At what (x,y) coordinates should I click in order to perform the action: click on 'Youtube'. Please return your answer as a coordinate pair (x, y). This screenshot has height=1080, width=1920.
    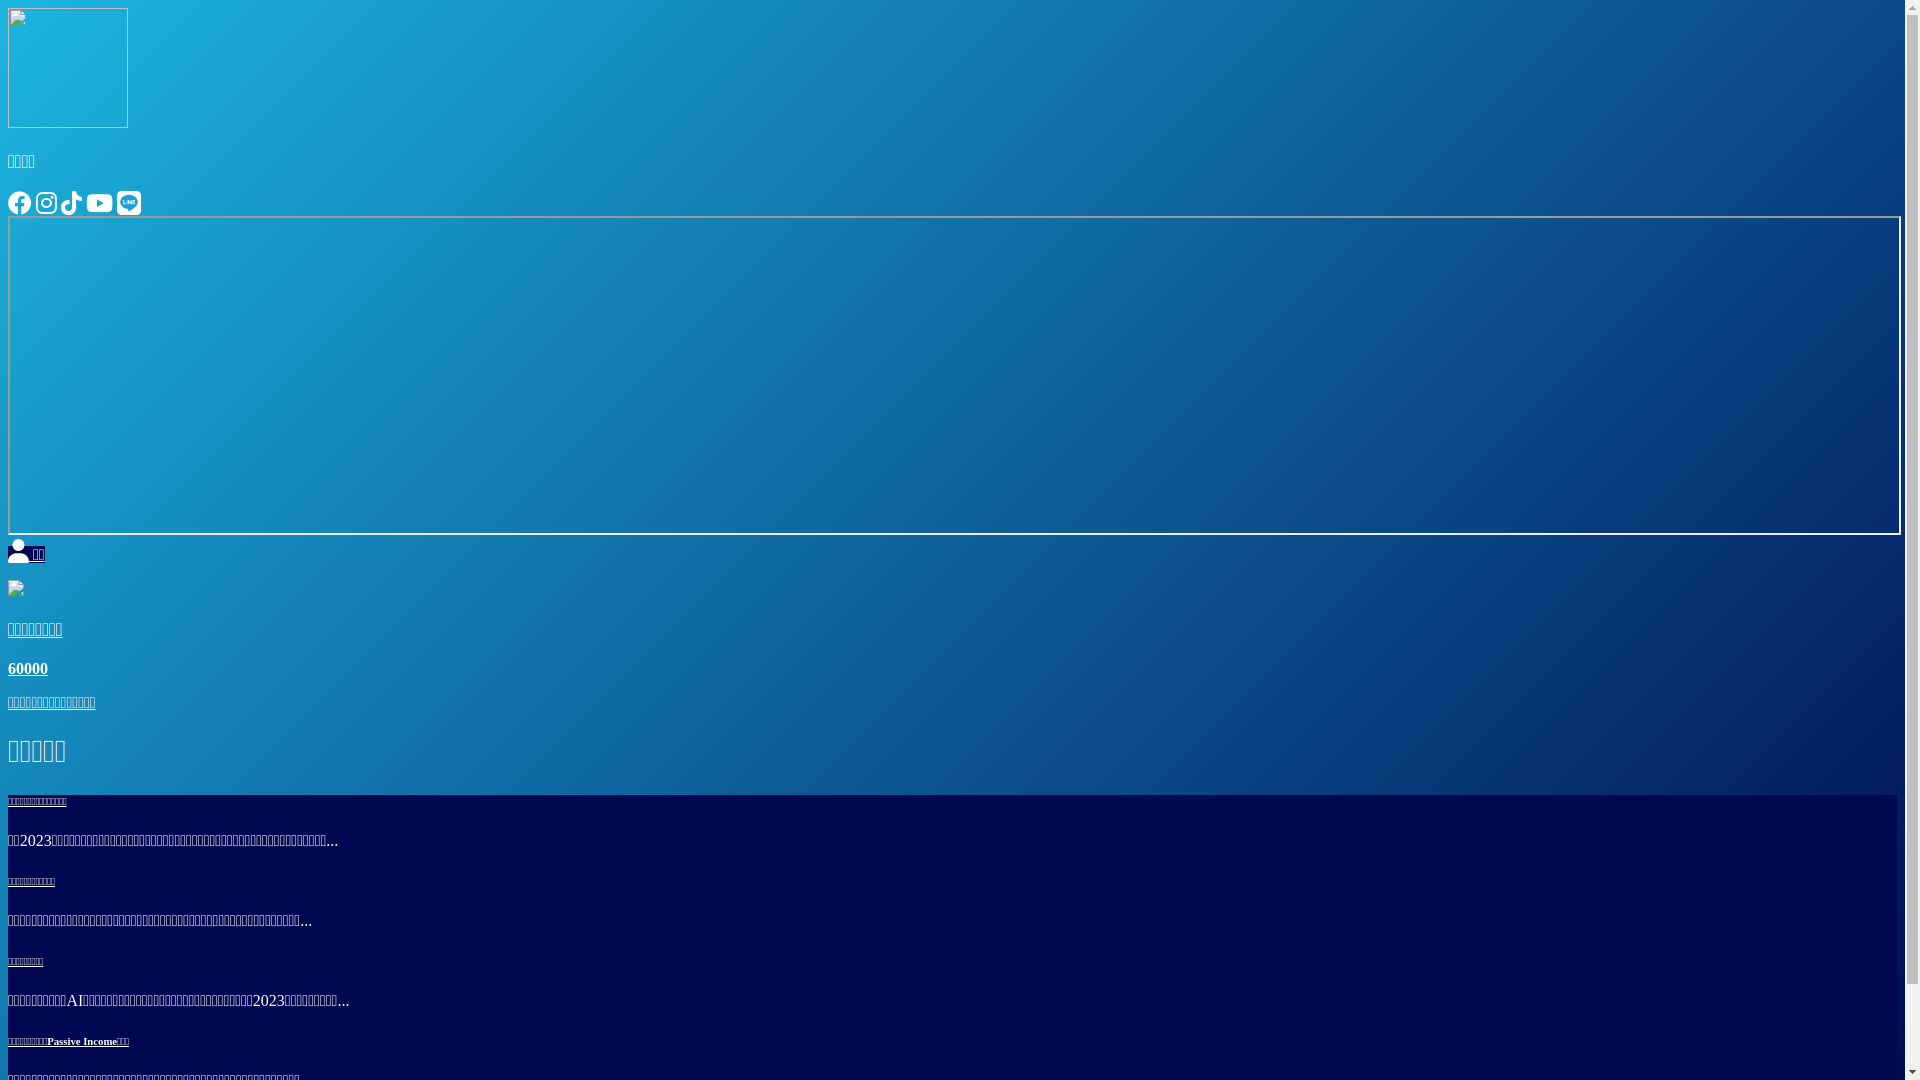
    Looking at the image, I should click on (98, 206).